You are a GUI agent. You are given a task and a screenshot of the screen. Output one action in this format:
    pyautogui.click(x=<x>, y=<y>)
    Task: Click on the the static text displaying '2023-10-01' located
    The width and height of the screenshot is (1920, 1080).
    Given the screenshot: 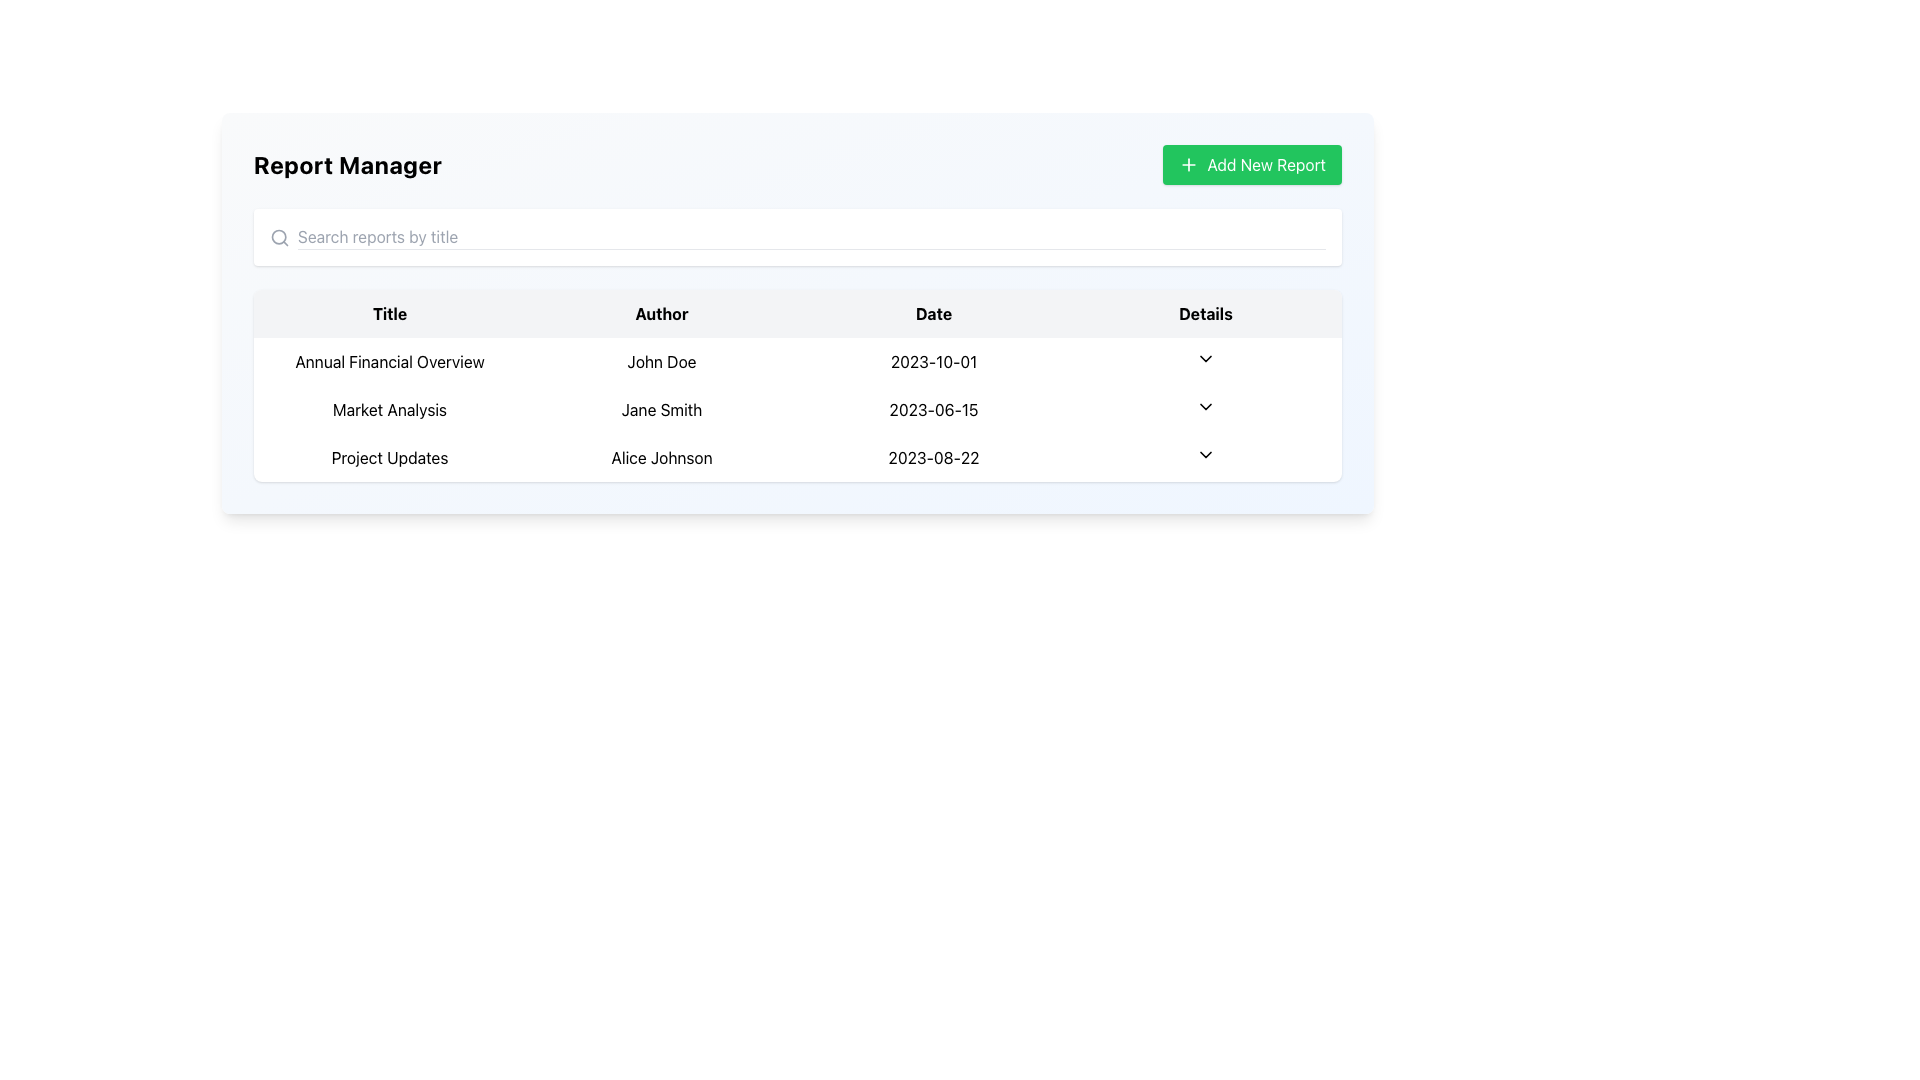 What is the action you would take?
    pyautogui.click(x=933, y=362)
    